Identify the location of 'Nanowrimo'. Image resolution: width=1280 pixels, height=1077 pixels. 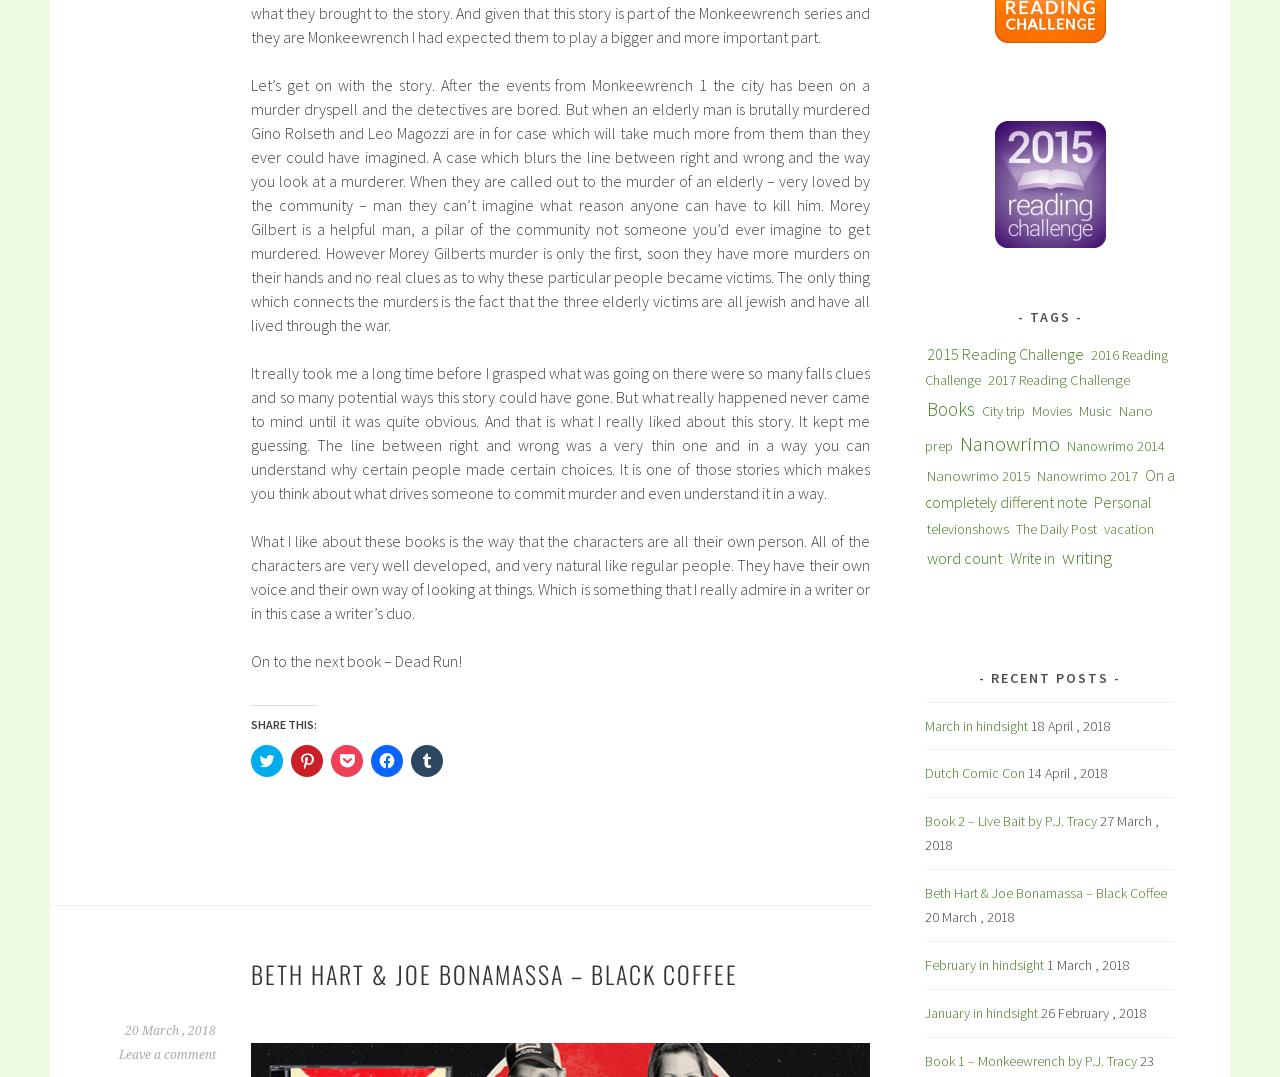
(1010, 442).